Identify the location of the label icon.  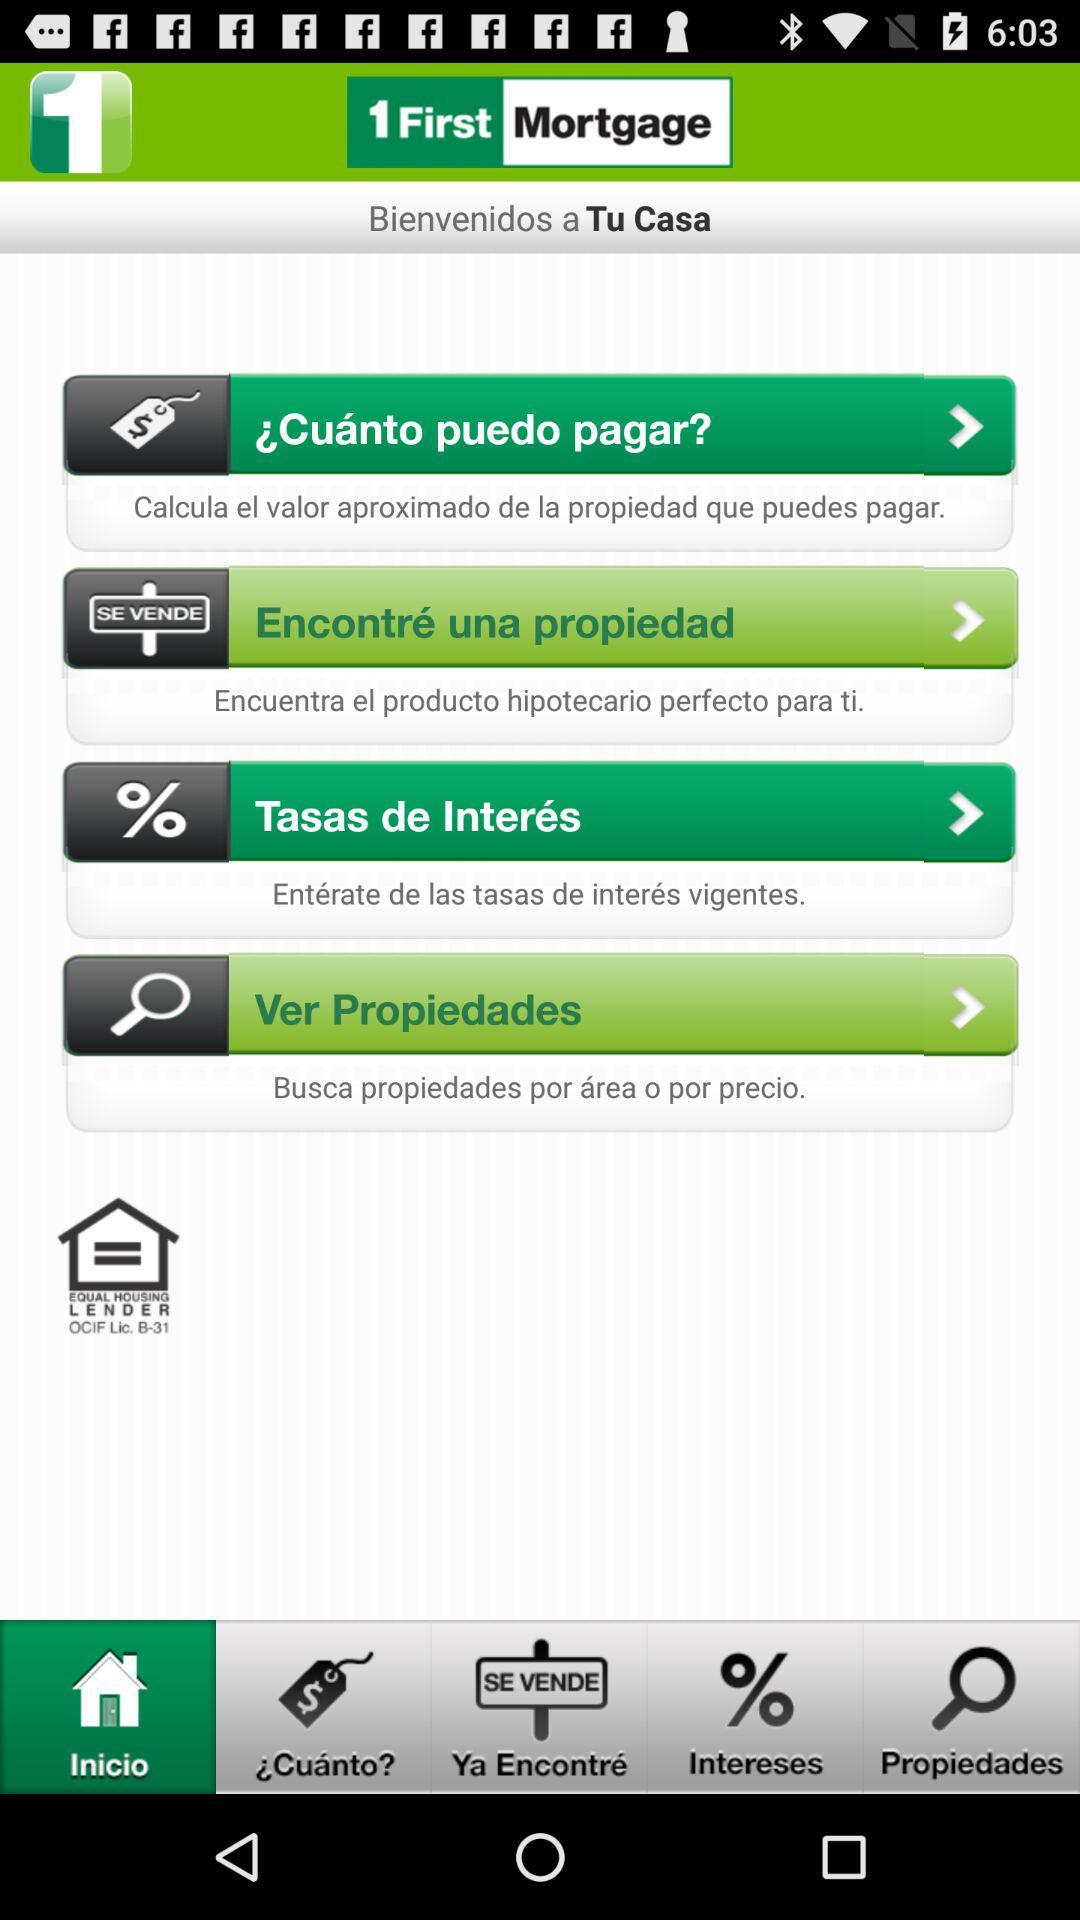
(323, 1826).